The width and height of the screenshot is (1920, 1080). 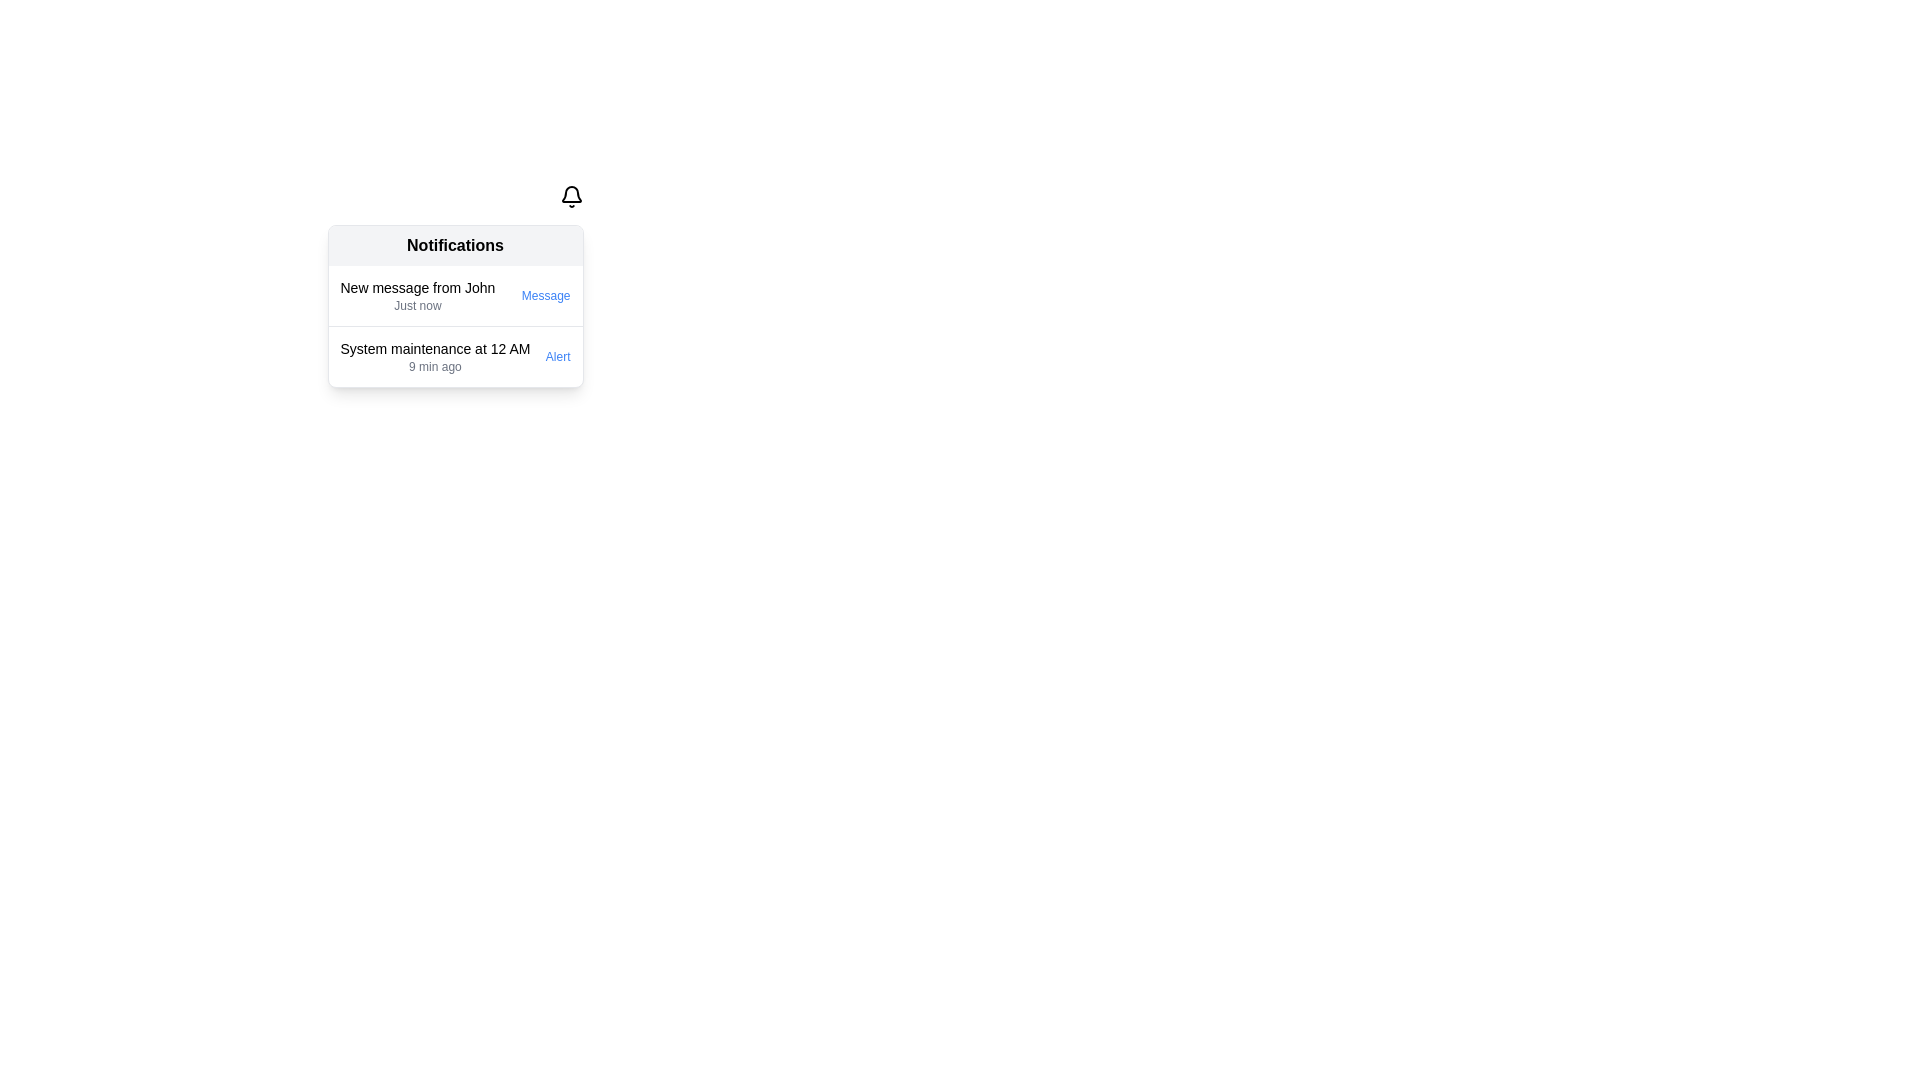 I want to click on the text label displaying 'System maintenance at 12 AM' which is the second notification in the notification panel, so click(x=434, y=356).